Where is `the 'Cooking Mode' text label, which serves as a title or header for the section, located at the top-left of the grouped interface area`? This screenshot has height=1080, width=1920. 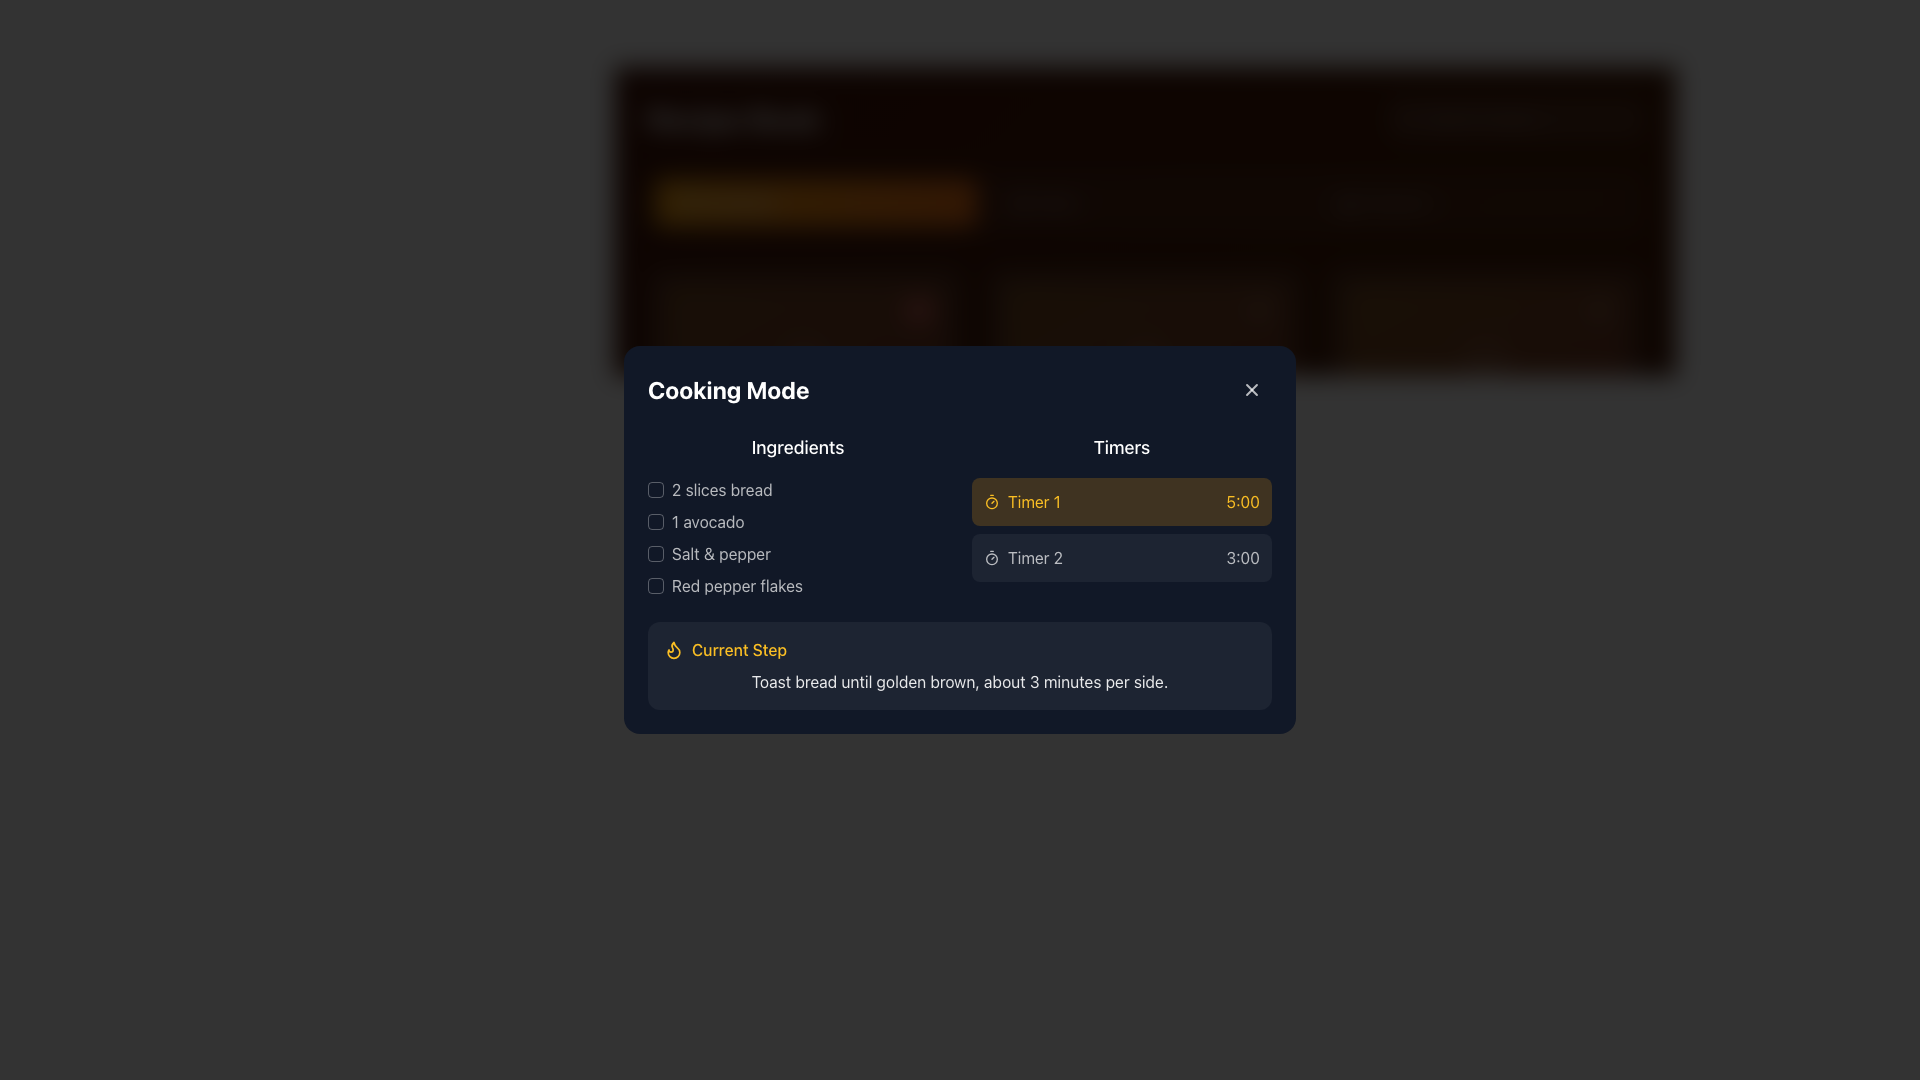 the 'Cooking Mode' text label, which serves as a title or header for the section, located at the top-left of the grouped interface area is located at coordinates (727, 389).